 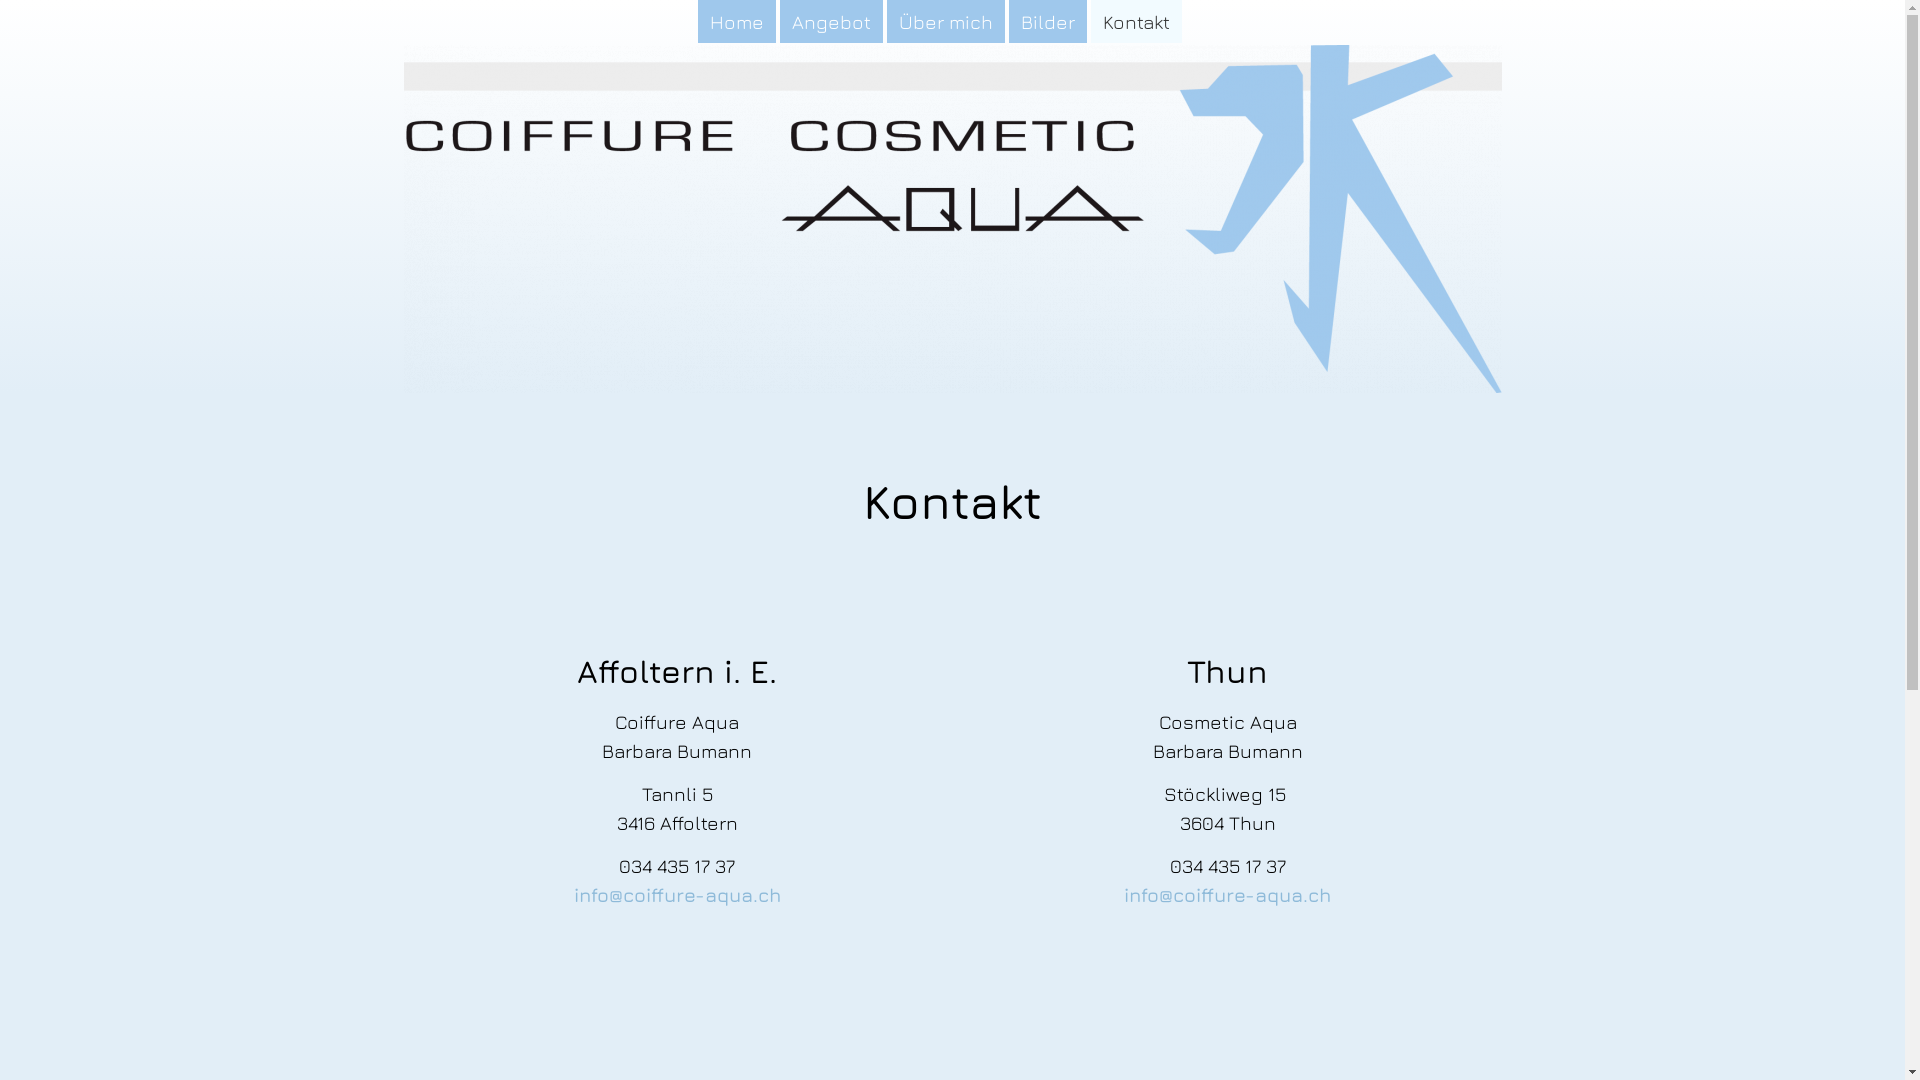 I want to click on 'Bilder', so click(x=1008, y=21).